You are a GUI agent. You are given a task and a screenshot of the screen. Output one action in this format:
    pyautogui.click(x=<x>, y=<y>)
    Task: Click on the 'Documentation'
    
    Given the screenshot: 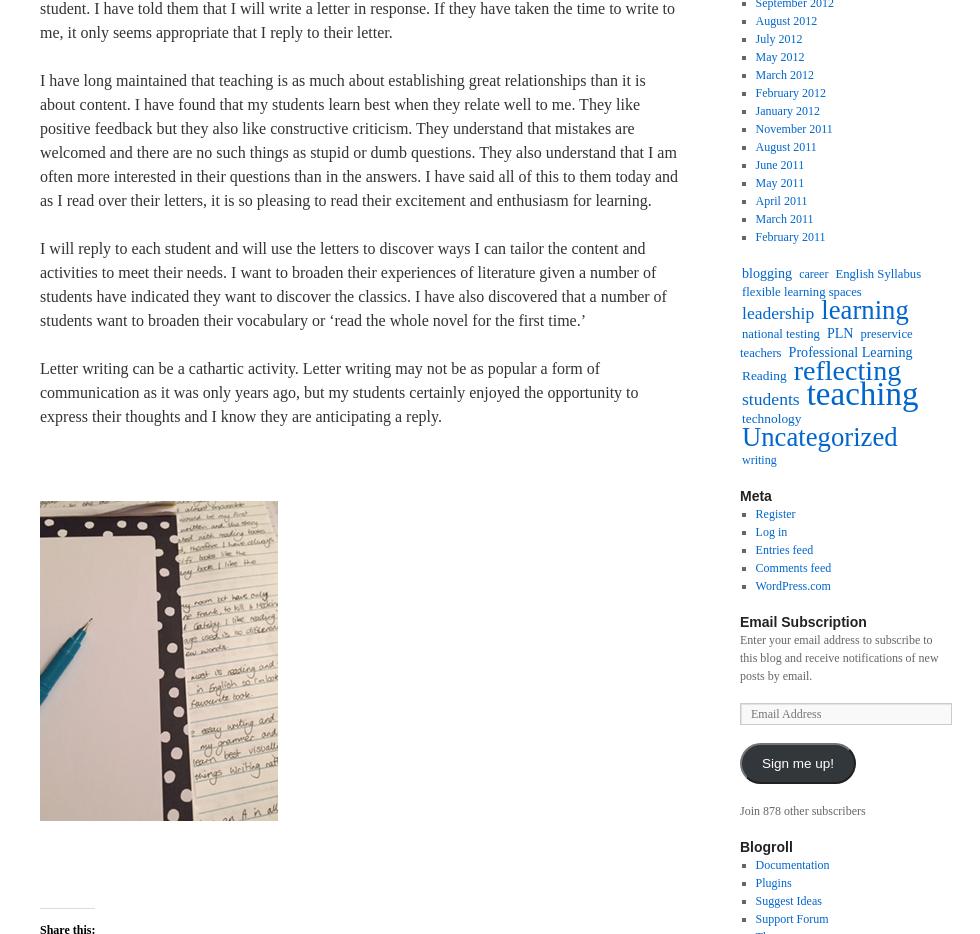 What is the action you would take?
    pyautogui.click(x=792, y=863)
    